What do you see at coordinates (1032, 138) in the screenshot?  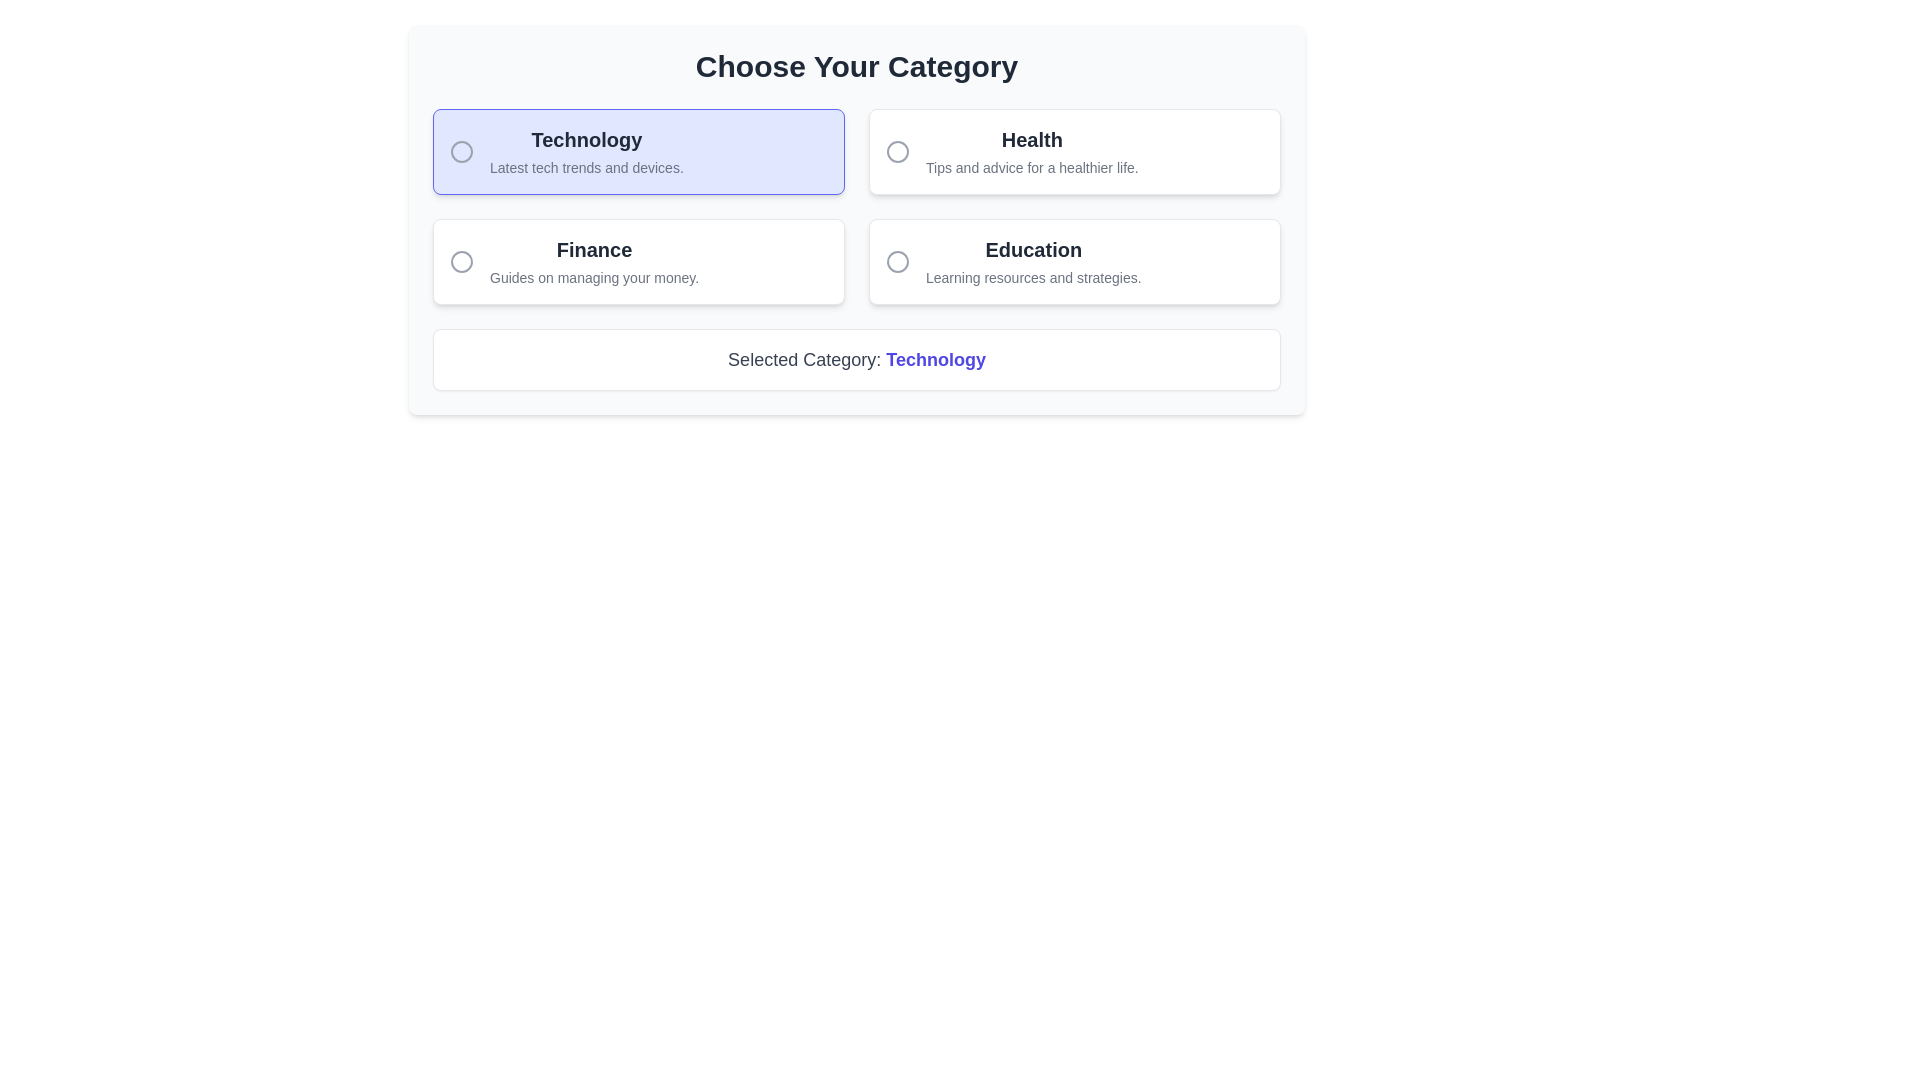 I see `information displayed in the 'Health' text element, which is bold and larger, located in the top row of the grid-like selection menu` at bounding box center [1032, 138].